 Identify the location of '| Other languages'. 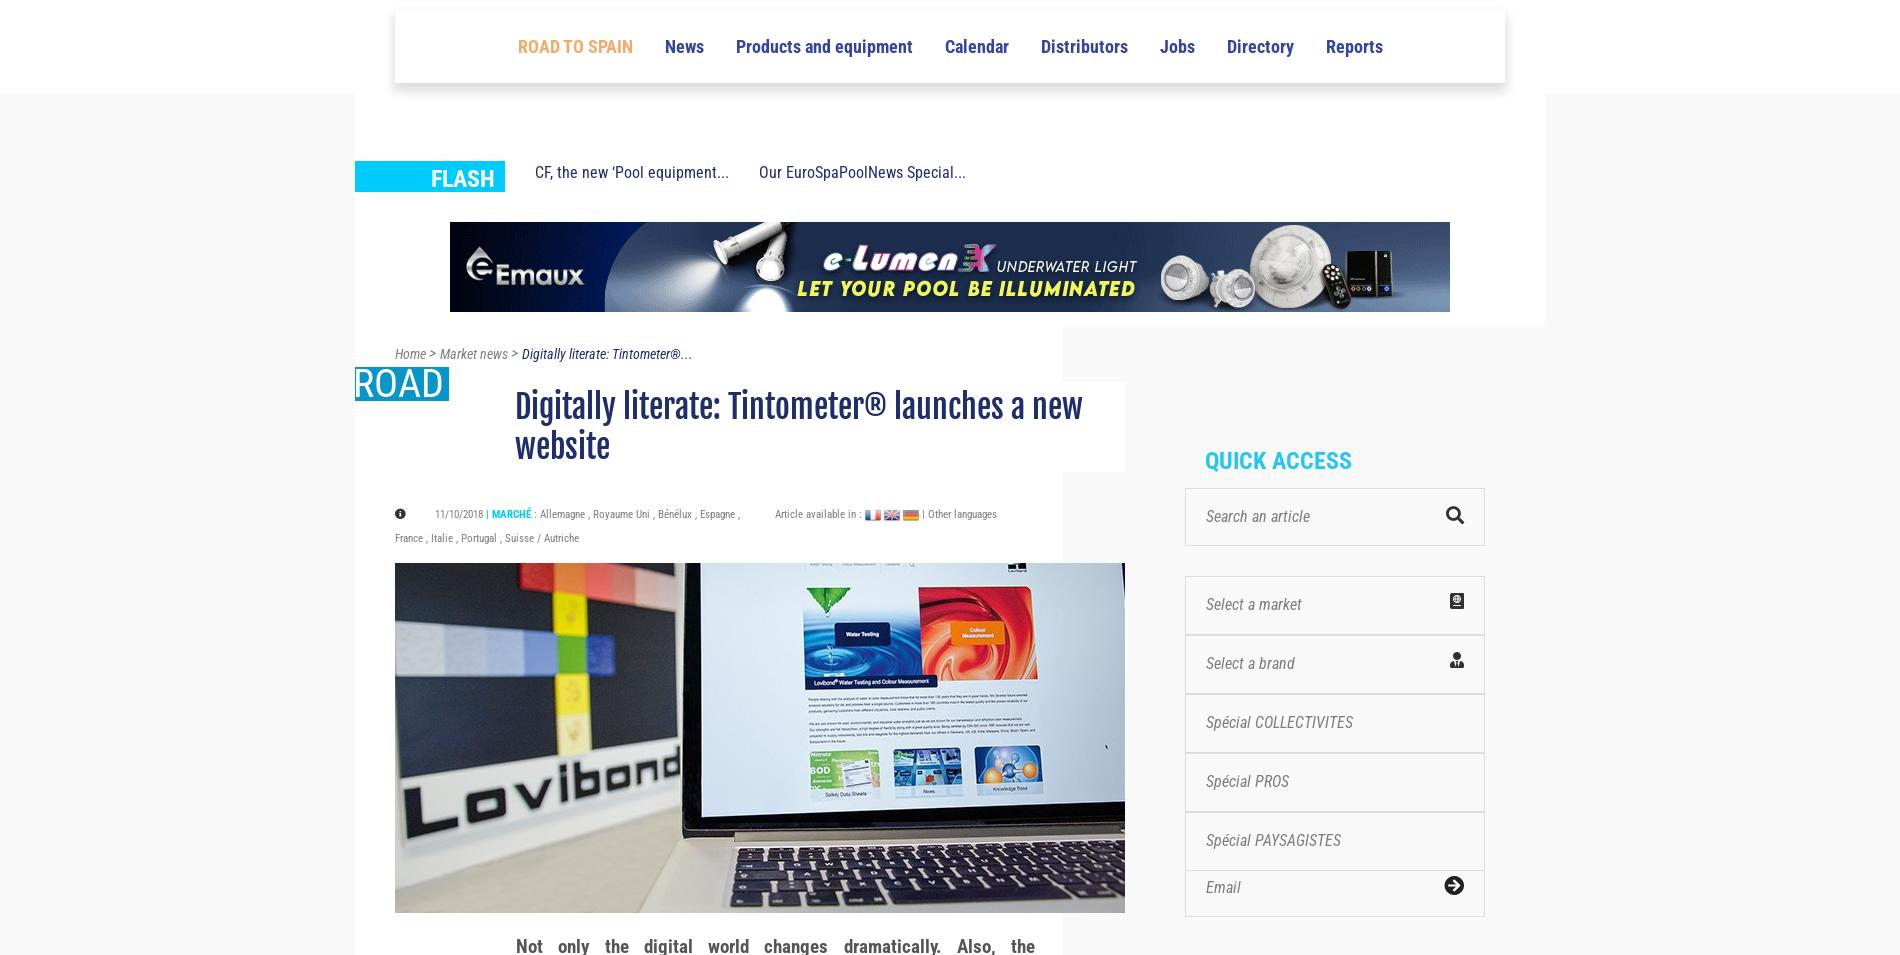
(959, 550).